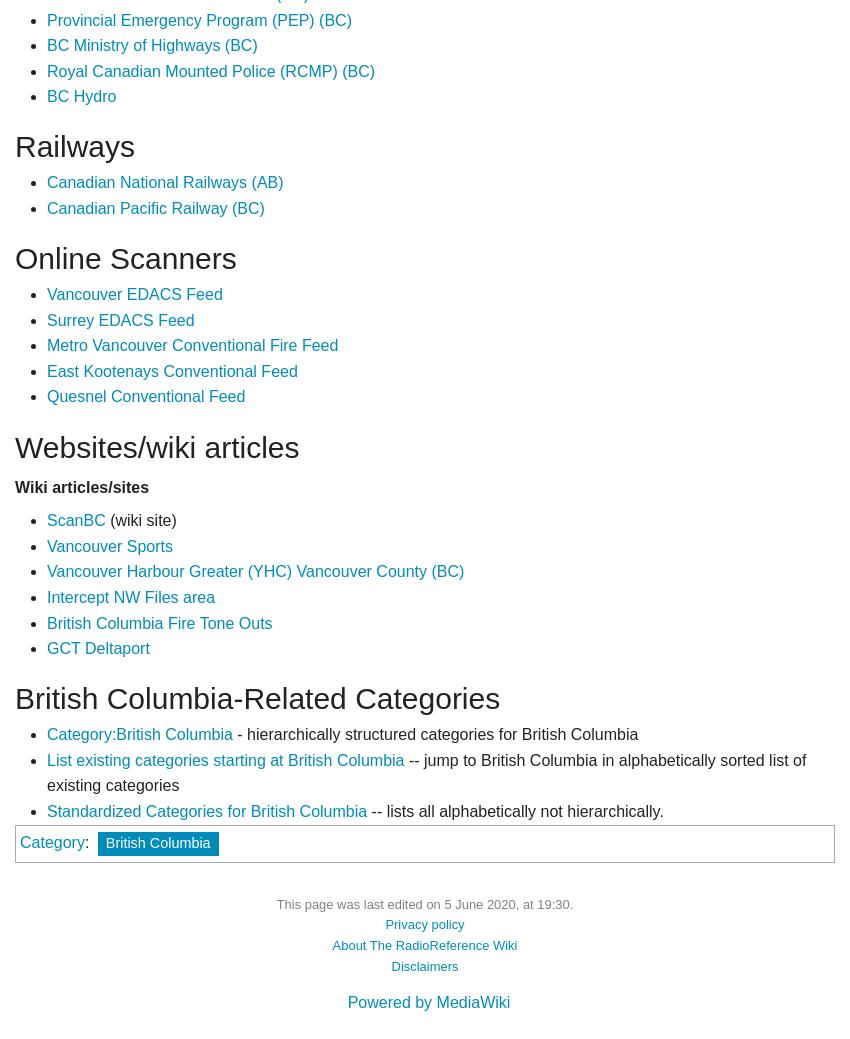 The width and height of the screenshot is (850, 1039). What do you see at coordinates (425, 771) in the screenshot?
I see `'-- jump to British Columbia in alphabetically sorted list of existing categories'` at bounding box center [425, 771].